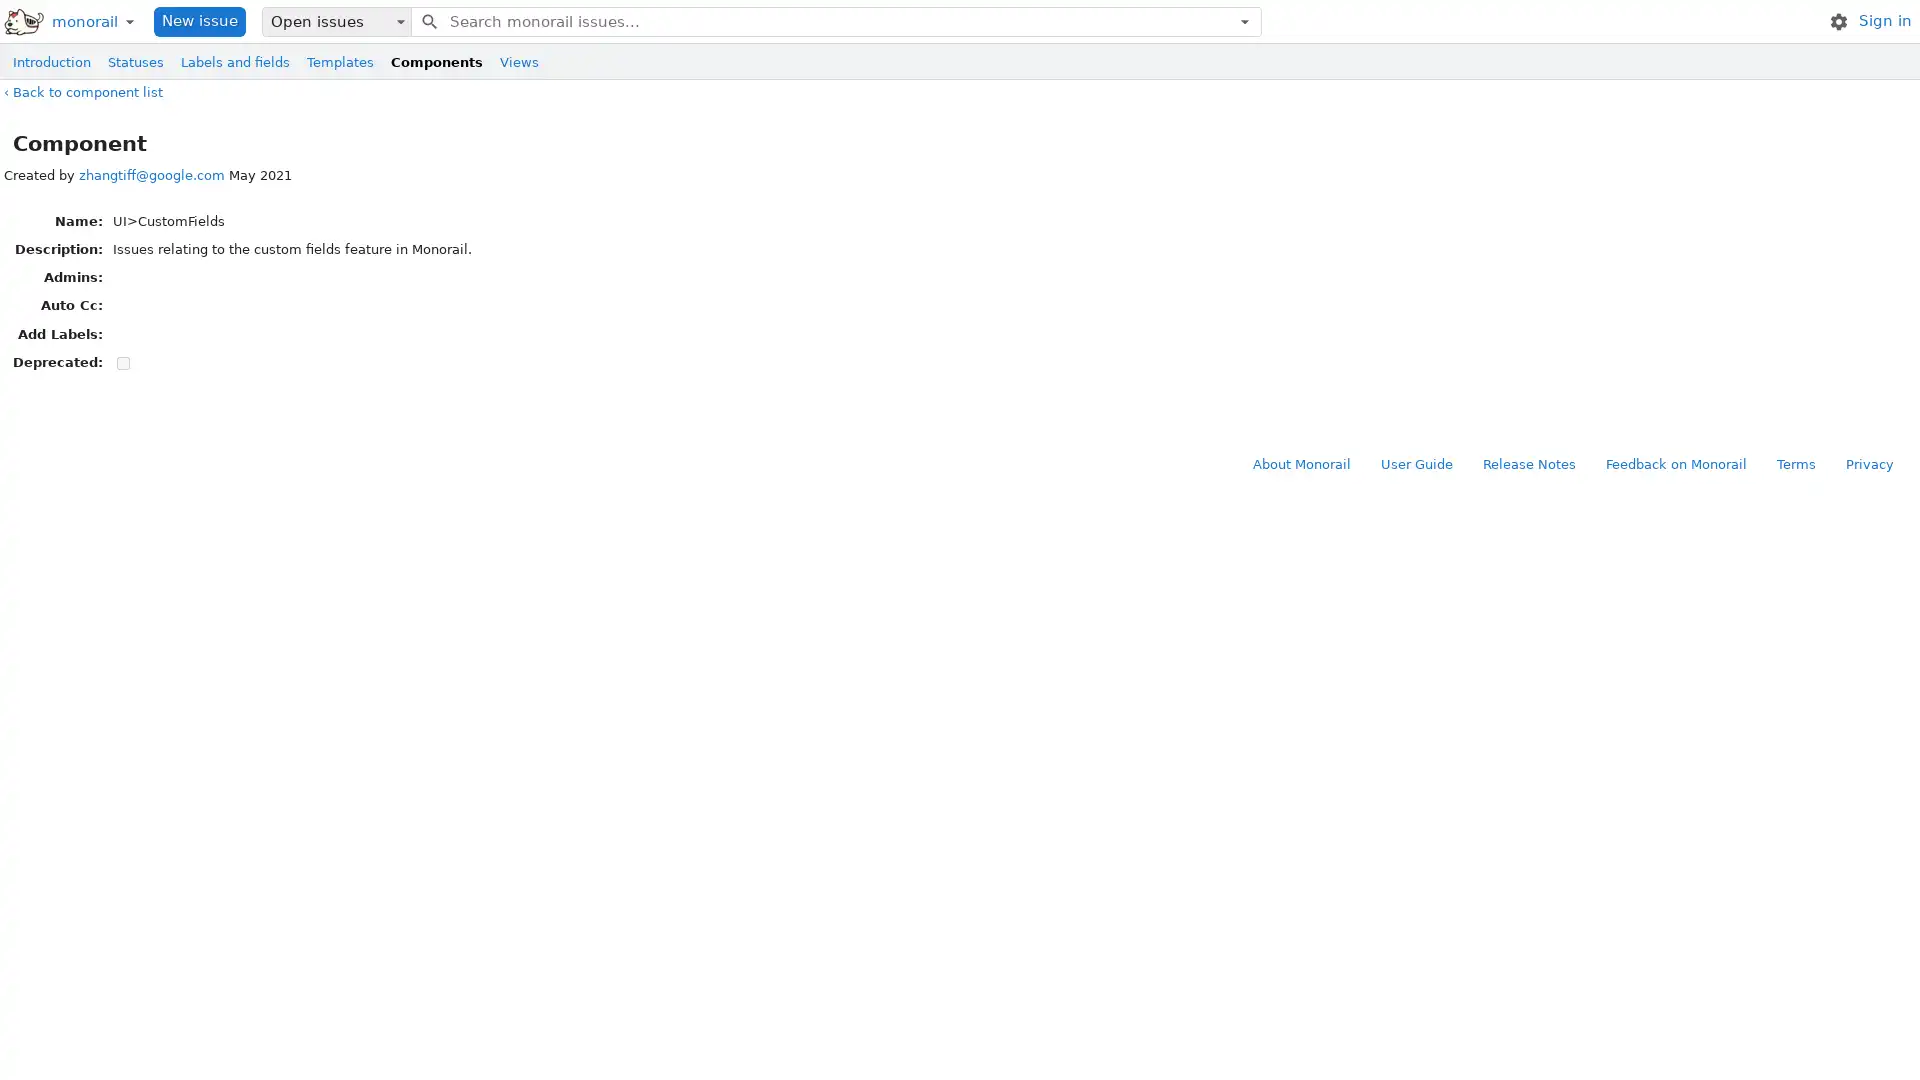 This screenshot has height=1080, width=1920. I want to click on Search options, so click(1243, 20).